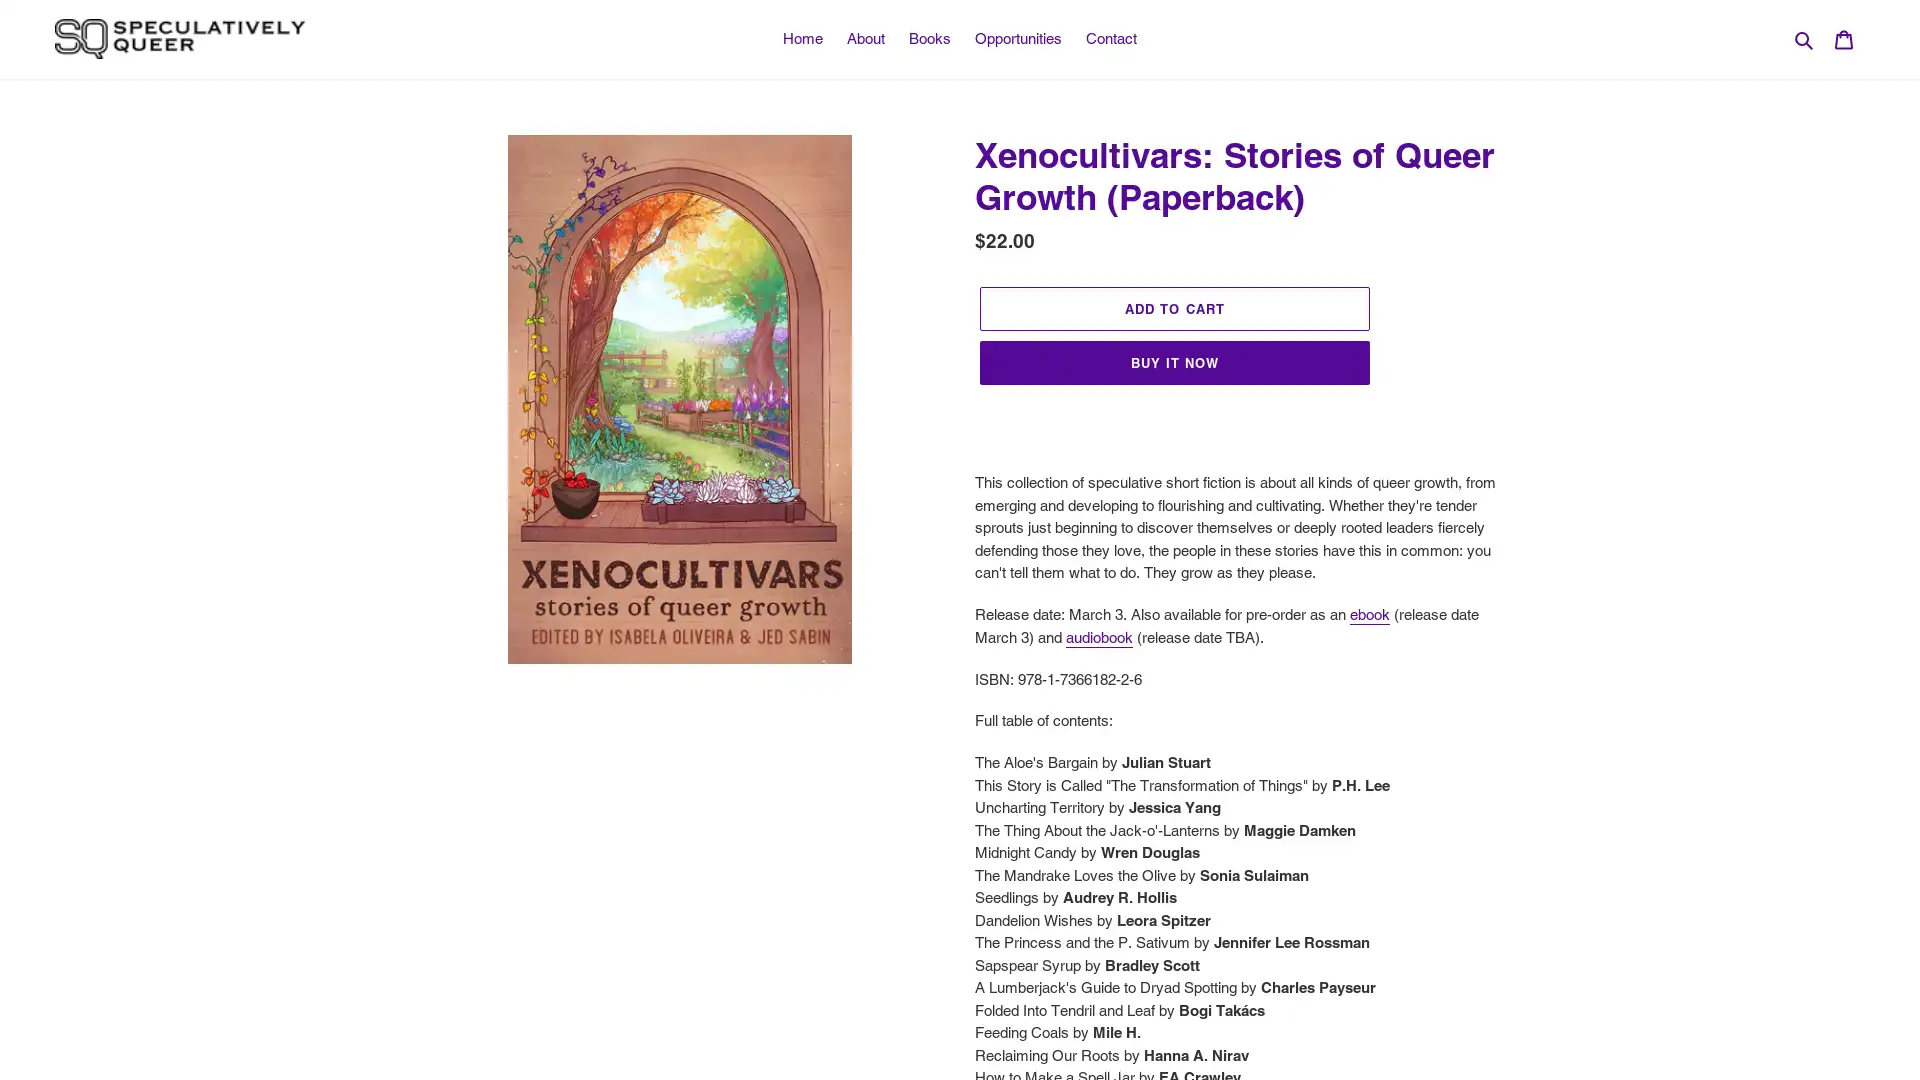 This screenshot has height=1080, width=1920. What do you see at coordinates (1175, 362) in the screenshot?
I see `BUY IT NOW` at bounding box center [1175, 362].